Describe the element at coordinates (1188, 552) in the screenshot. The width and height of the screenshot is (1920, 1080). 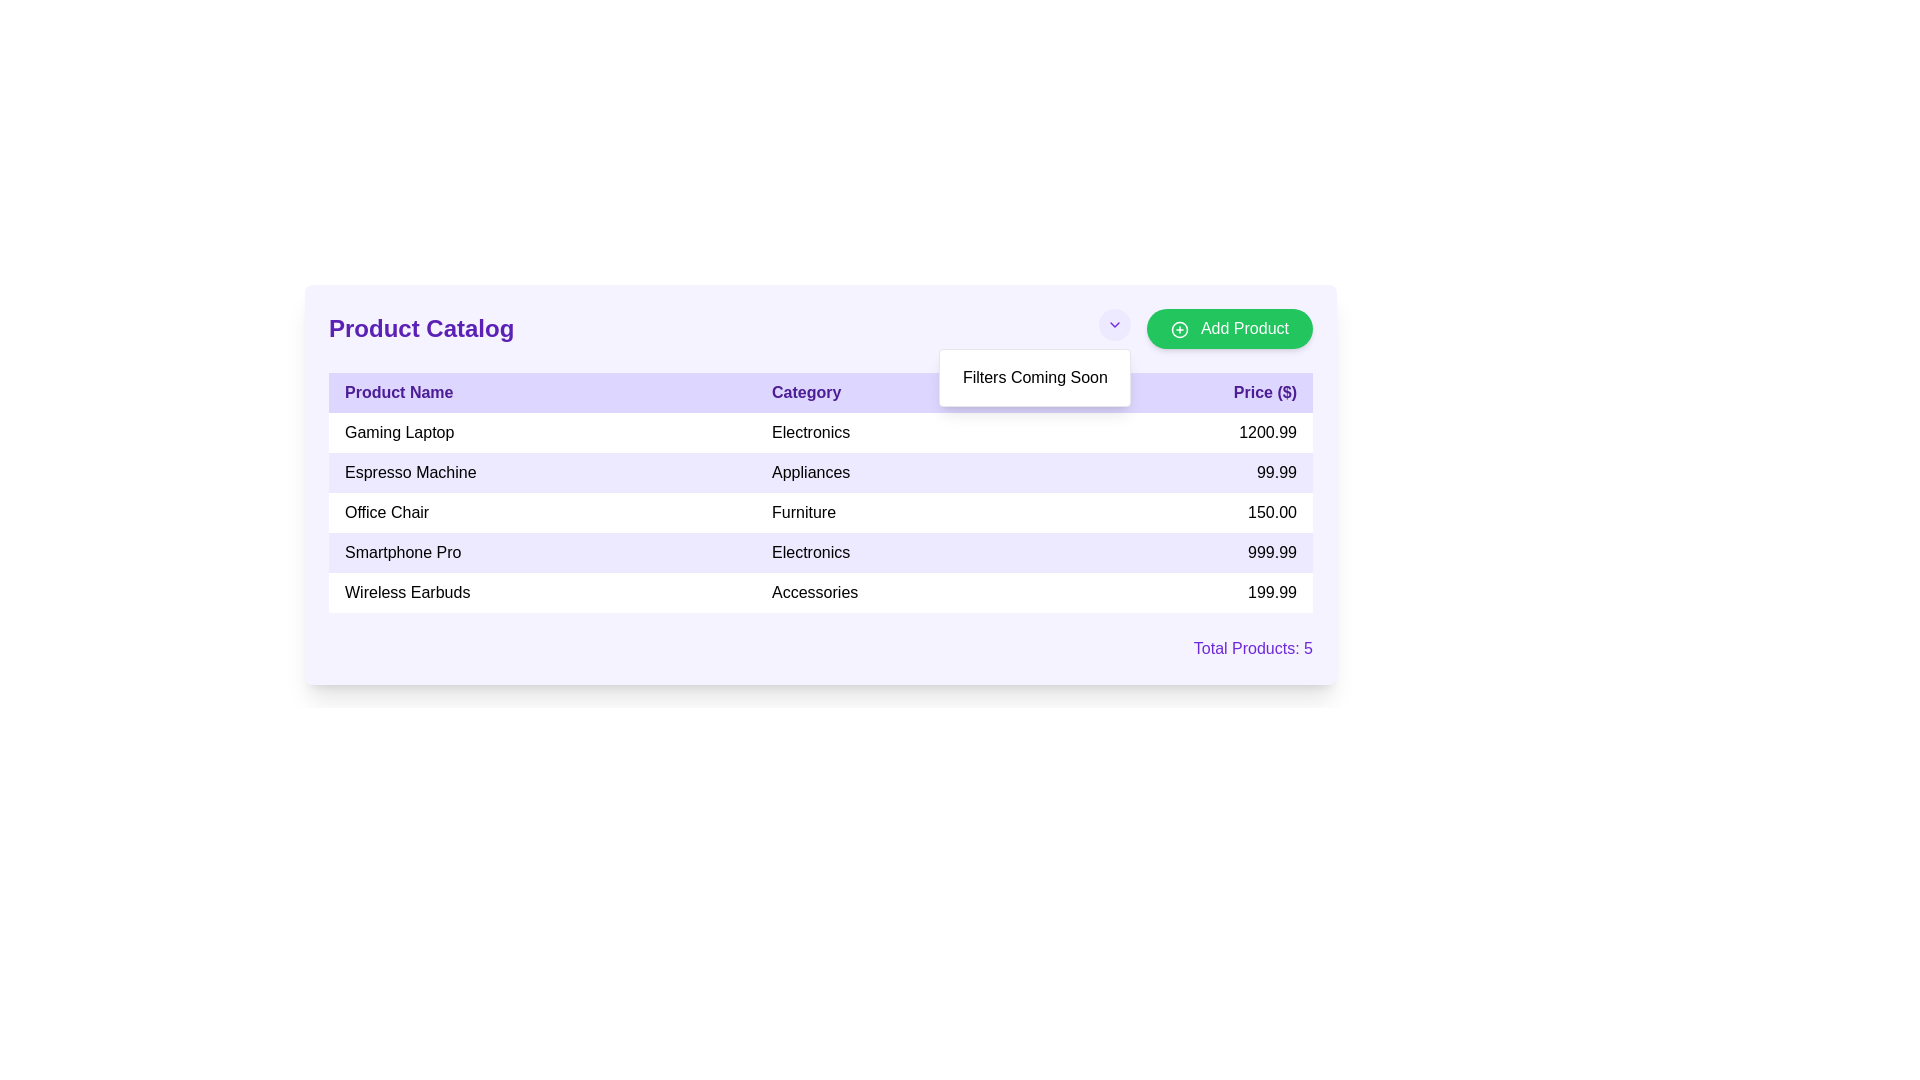
I see `the numeric display reading '999.99' in the price column of the table, which is the last element in the row for 'Smartphone Pro' under 'Electronics'` at that location.